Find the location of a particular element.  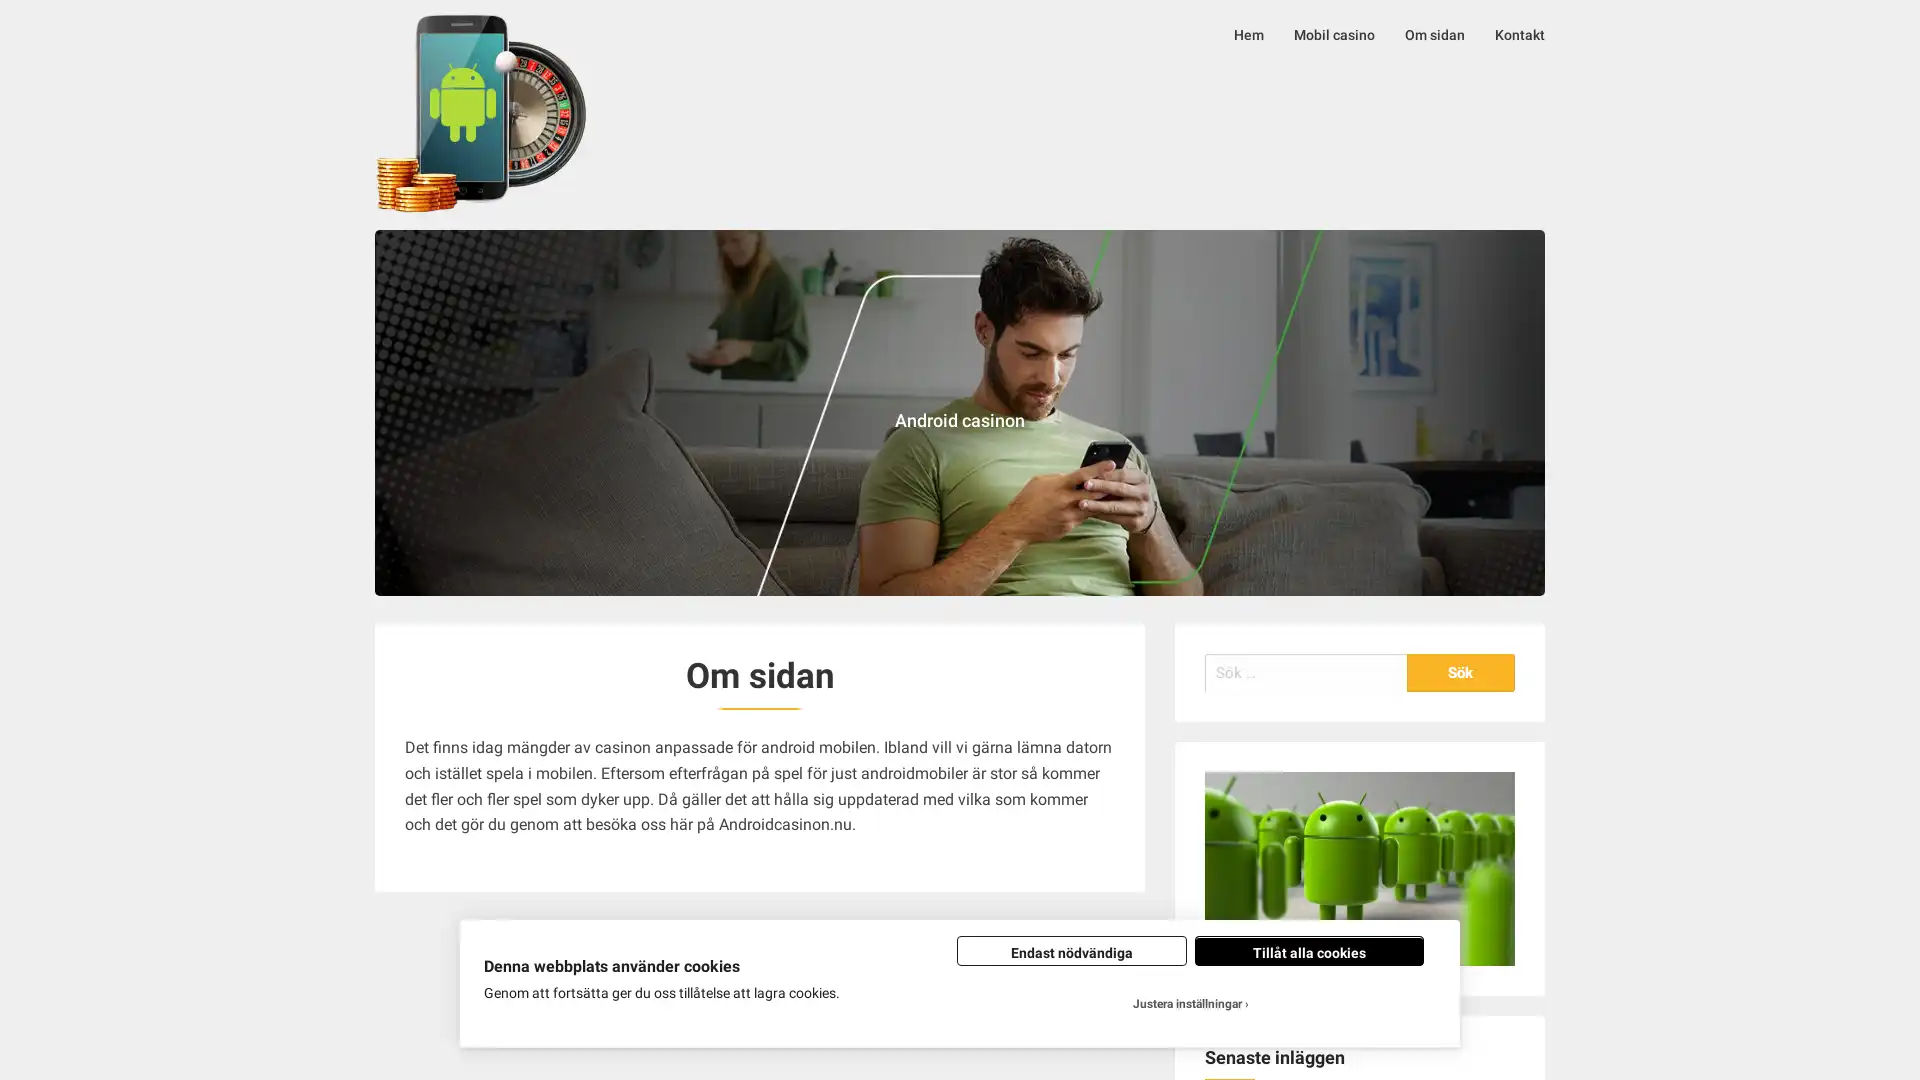

Tillat alla cookies is located at coordinates (1309, 949).